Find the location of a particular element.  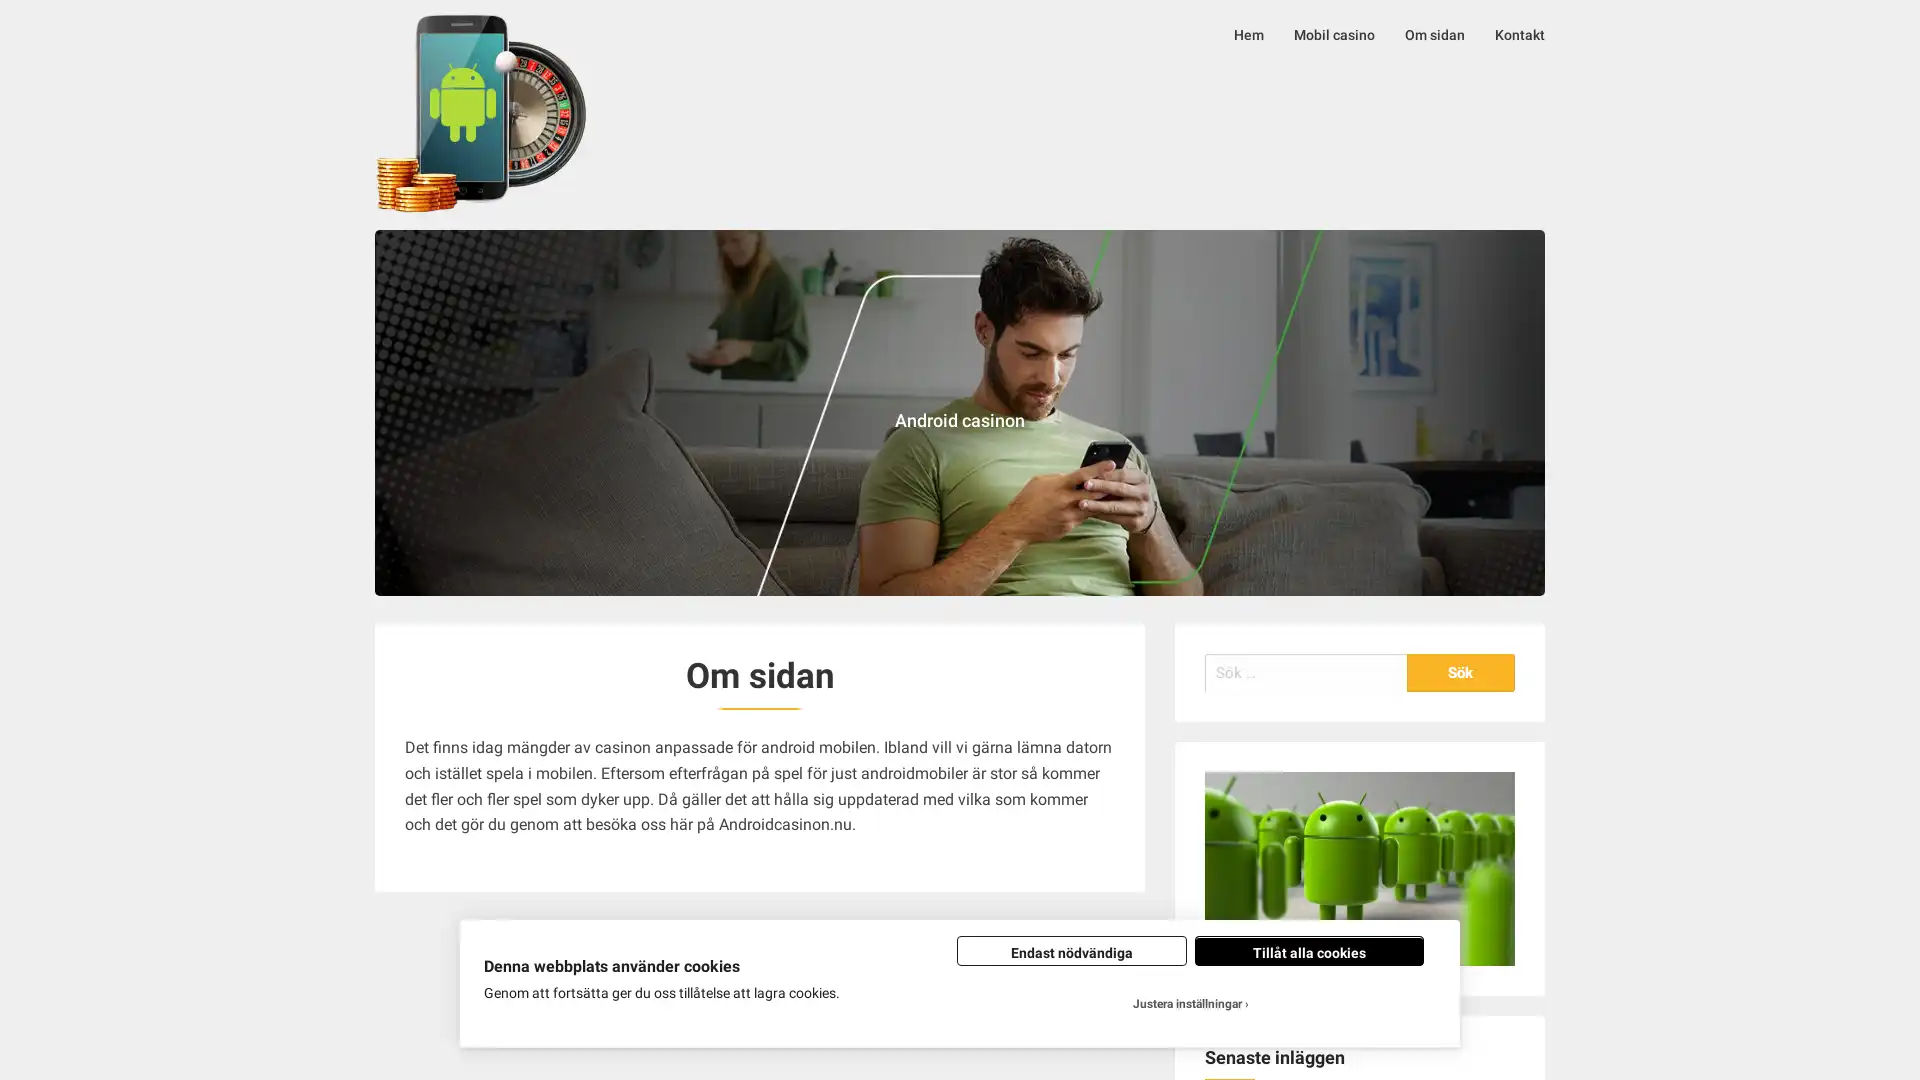

Tillat alla cookies is located at coordinates (1309, 949).